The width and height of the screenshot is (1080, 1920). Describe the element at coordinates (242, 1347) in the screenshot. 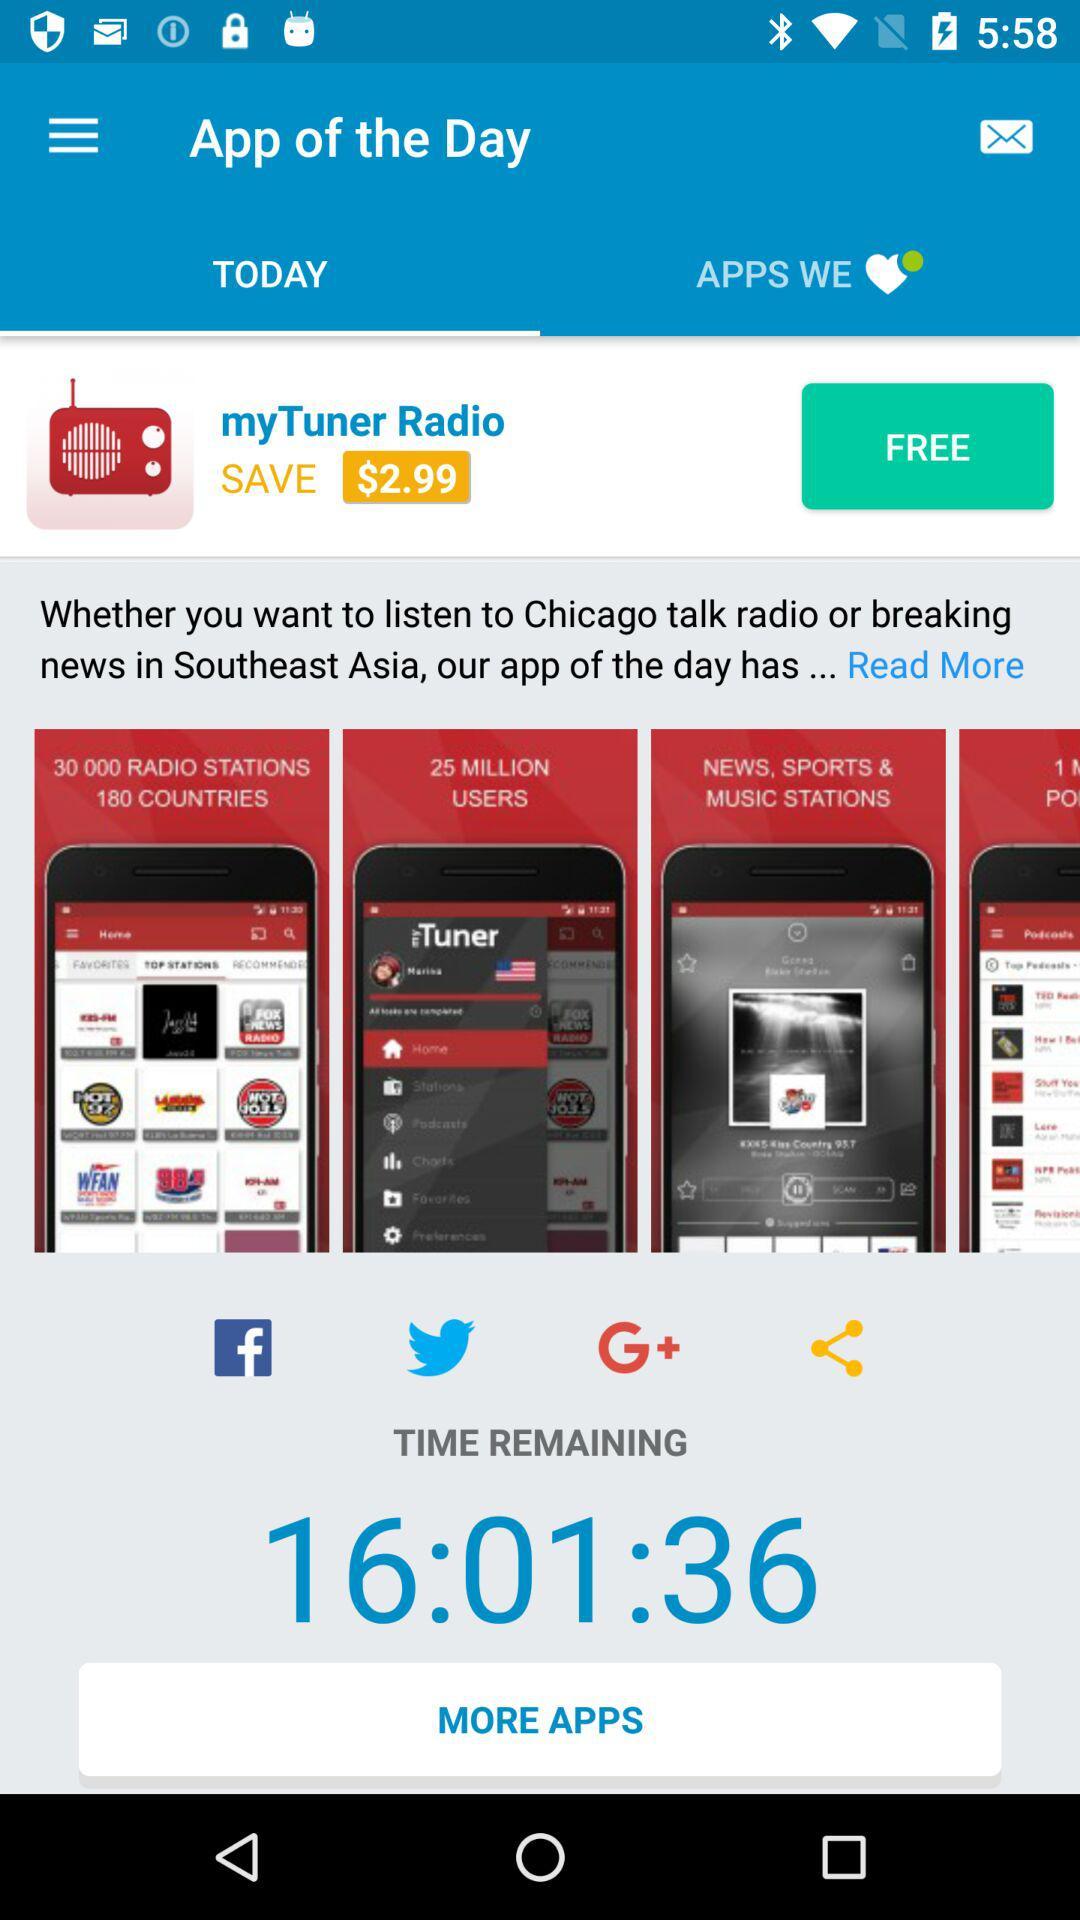

I see `the icon at the bottom left corner` at that location.